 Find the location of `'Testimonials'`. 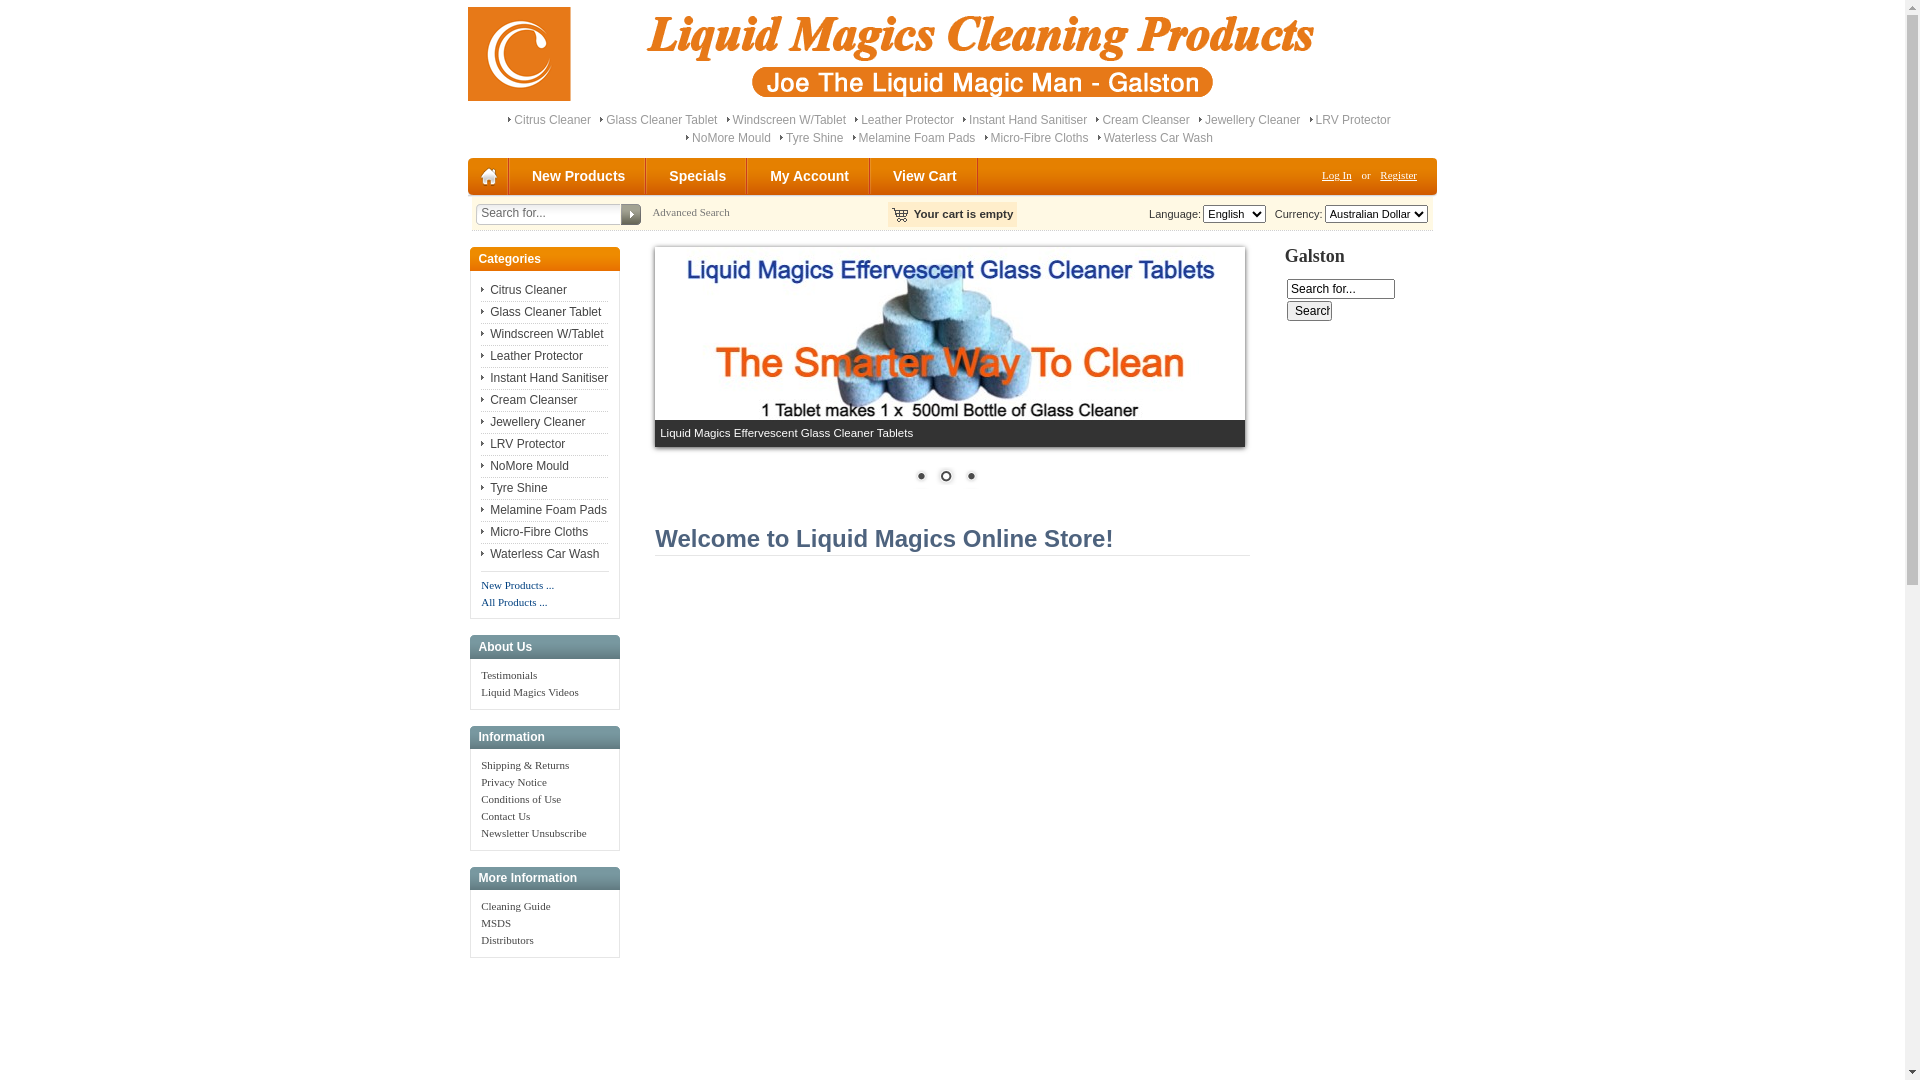

'Testimonials' is located at coordinates (508, 675).